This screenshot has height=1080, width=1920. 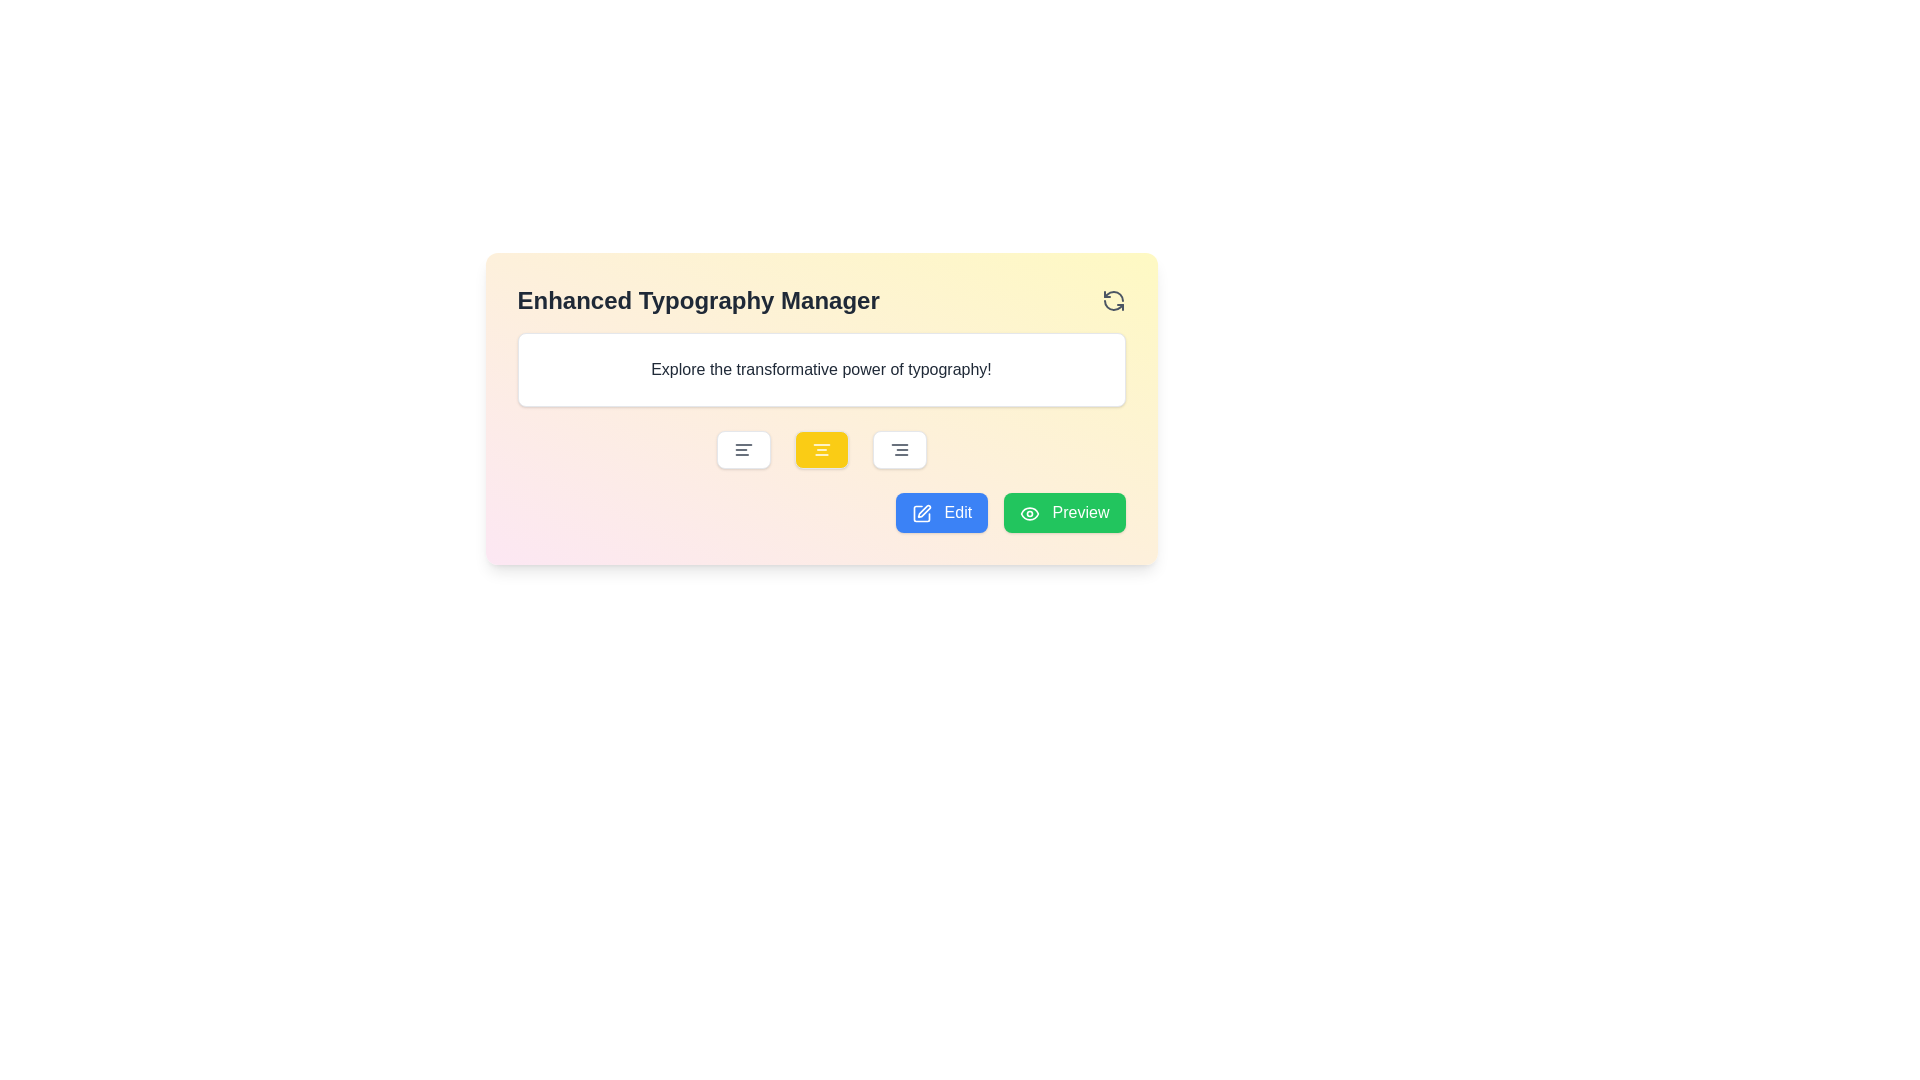 I want to click on the eye icon located at the leftmost position of the green 'Preview' button to initiate the preview action, so click(x=1030, y=512).